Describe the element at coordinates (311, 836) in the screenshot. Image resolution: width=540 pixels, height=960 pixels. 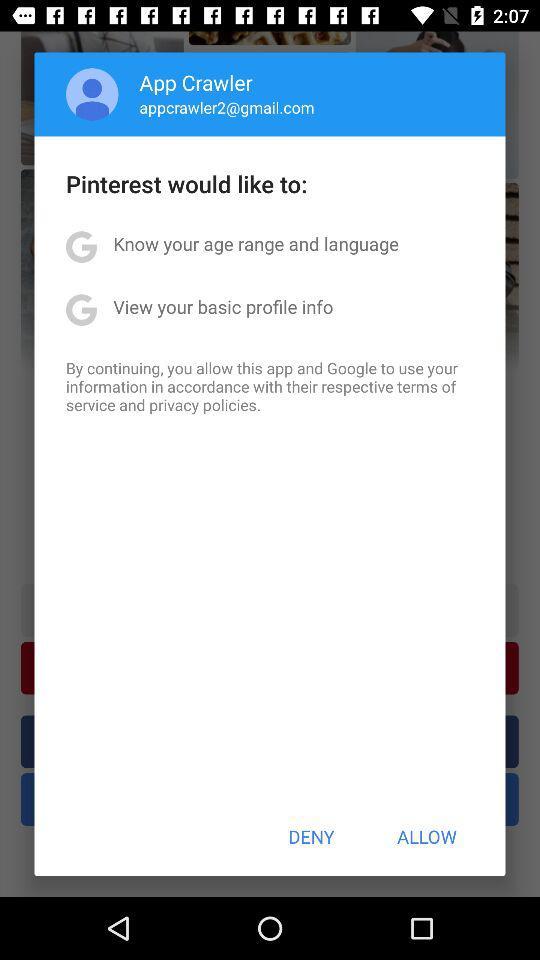
I see `the deny item` at that location.